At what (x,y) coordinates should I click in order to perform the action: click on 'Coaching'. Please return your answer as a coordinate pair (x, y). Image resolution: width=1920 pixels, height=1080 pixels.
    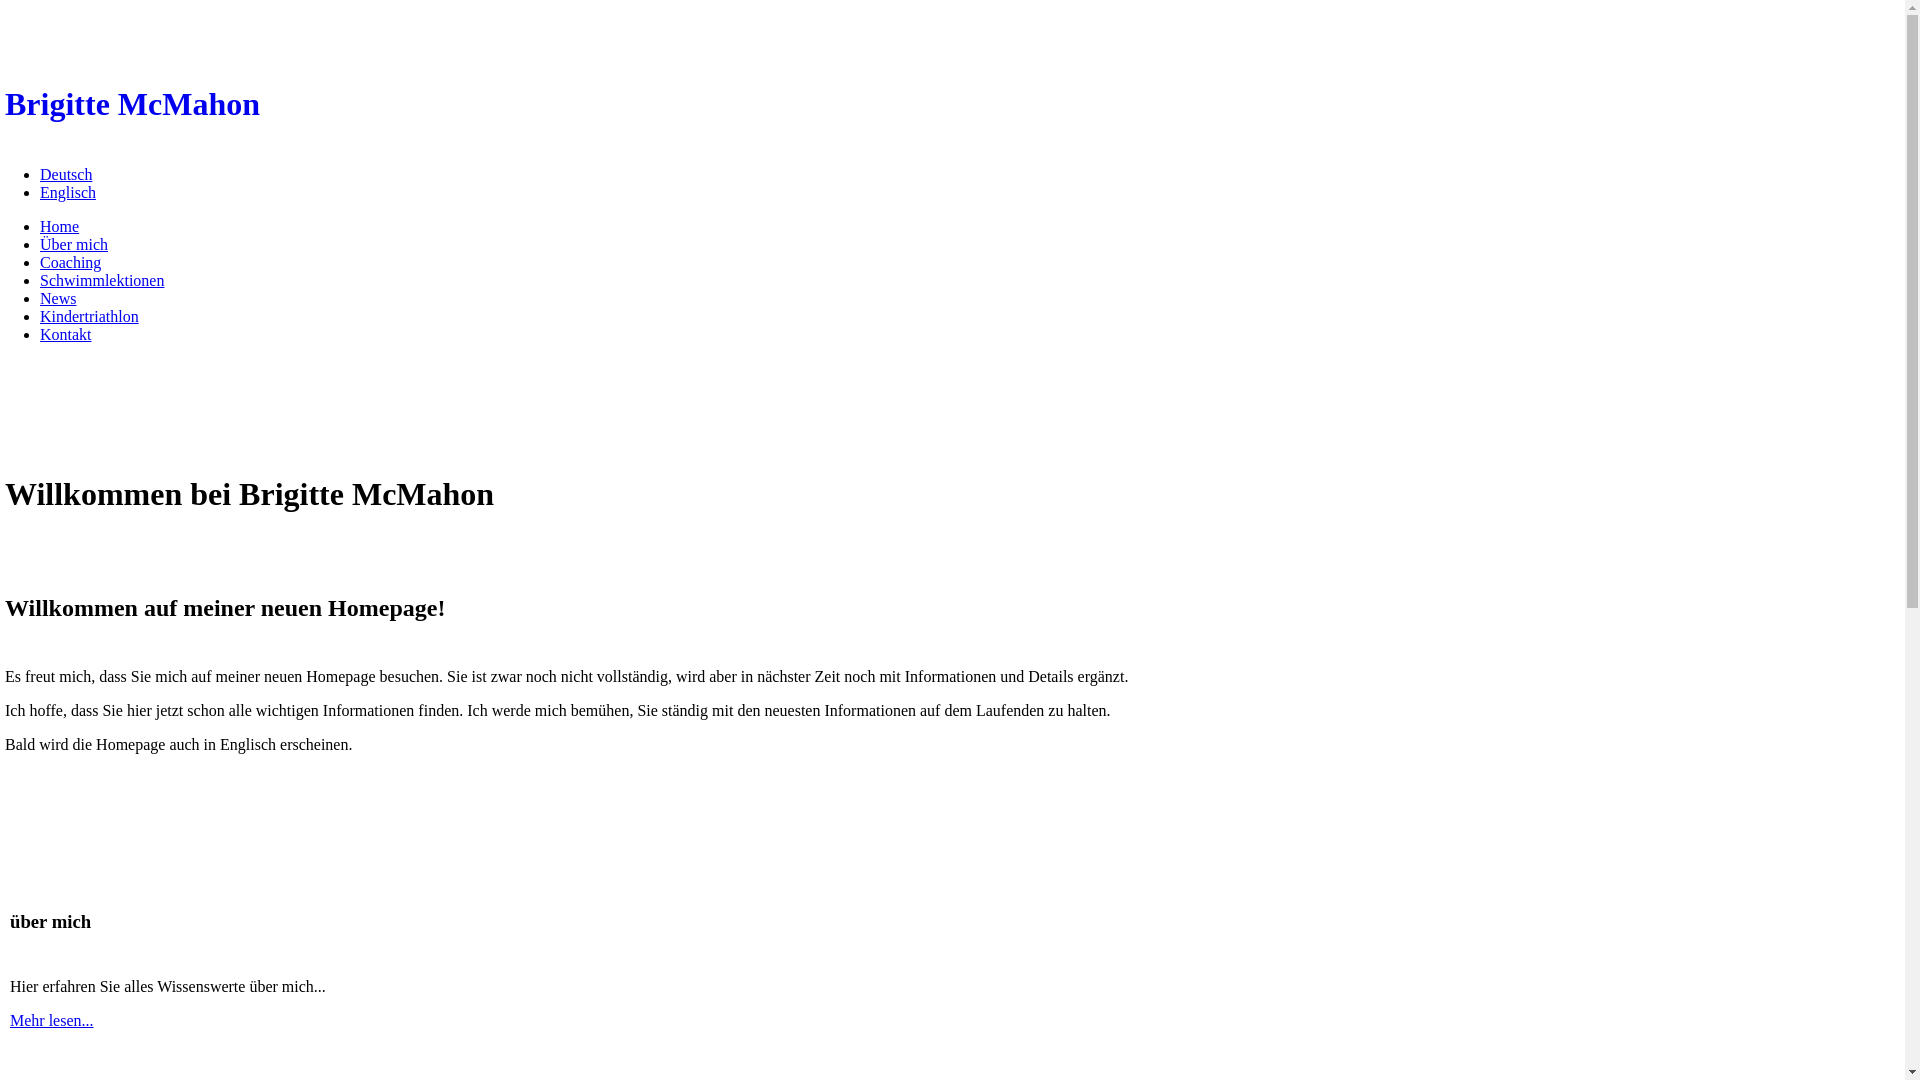
    Looking at the image, I should click on (39, 261).